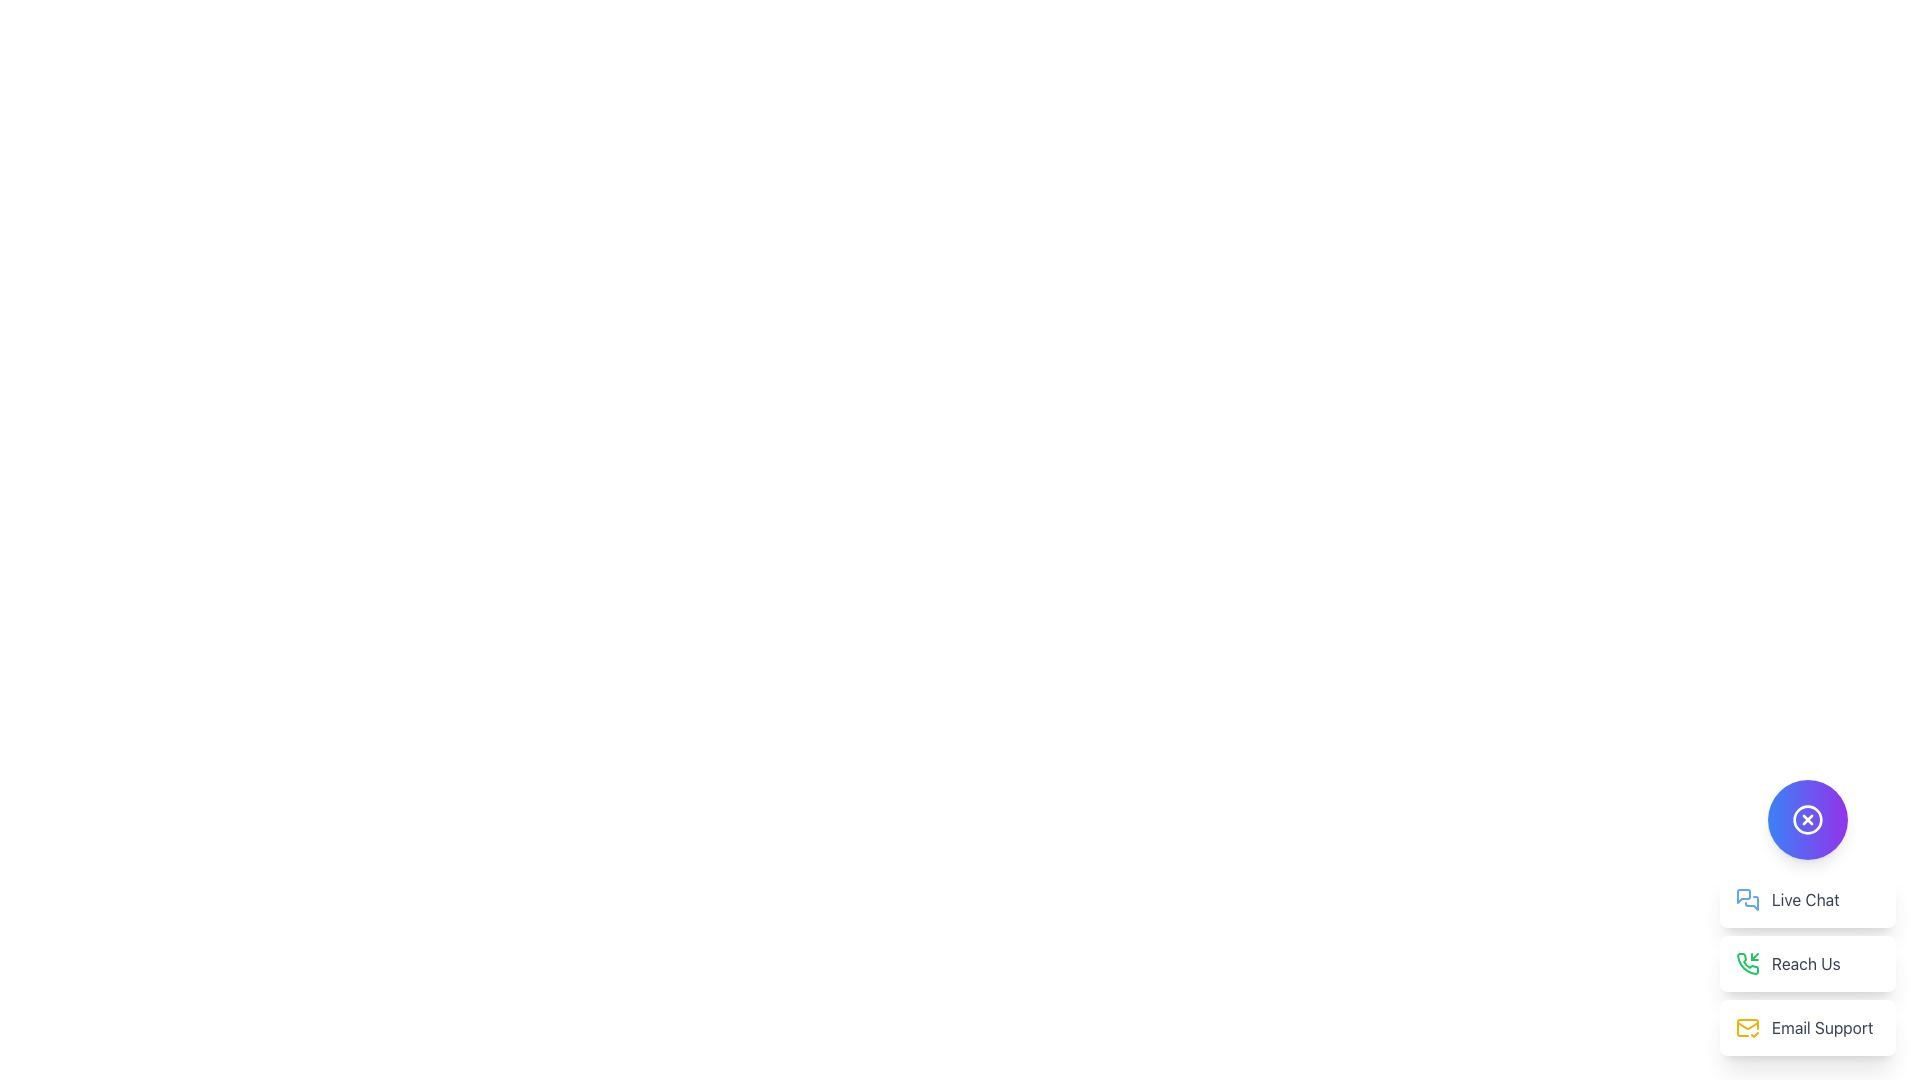 This screenshot has height=1080, width=1920. I want to click on the 'Email Support' text element, which is styled with a gray color and positioned to the right of a yellow mail icon, located in a white box with rounded corners in the bottom-right corner of the interface, so click(1822, 1028).